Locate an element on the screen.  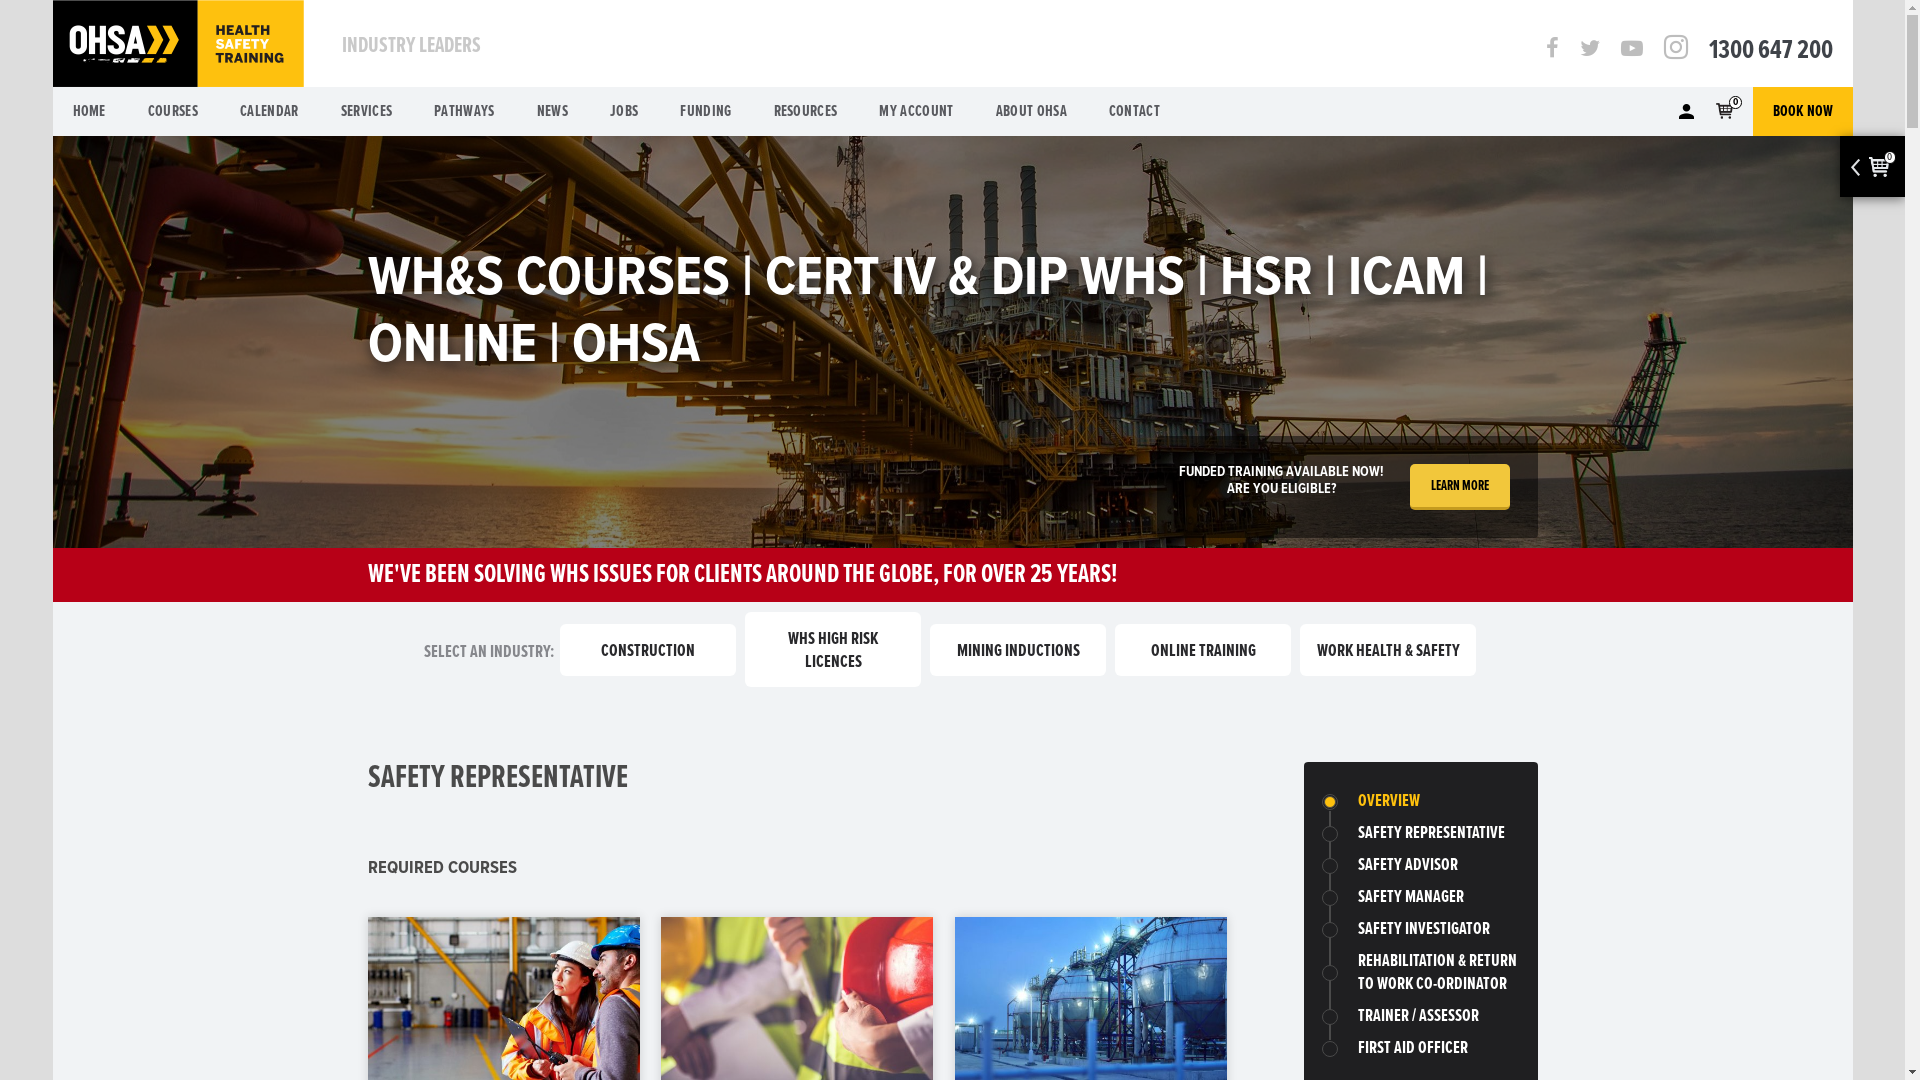
'WORK HEALTH & SAFETY' is located at coordinates (1300, 650).